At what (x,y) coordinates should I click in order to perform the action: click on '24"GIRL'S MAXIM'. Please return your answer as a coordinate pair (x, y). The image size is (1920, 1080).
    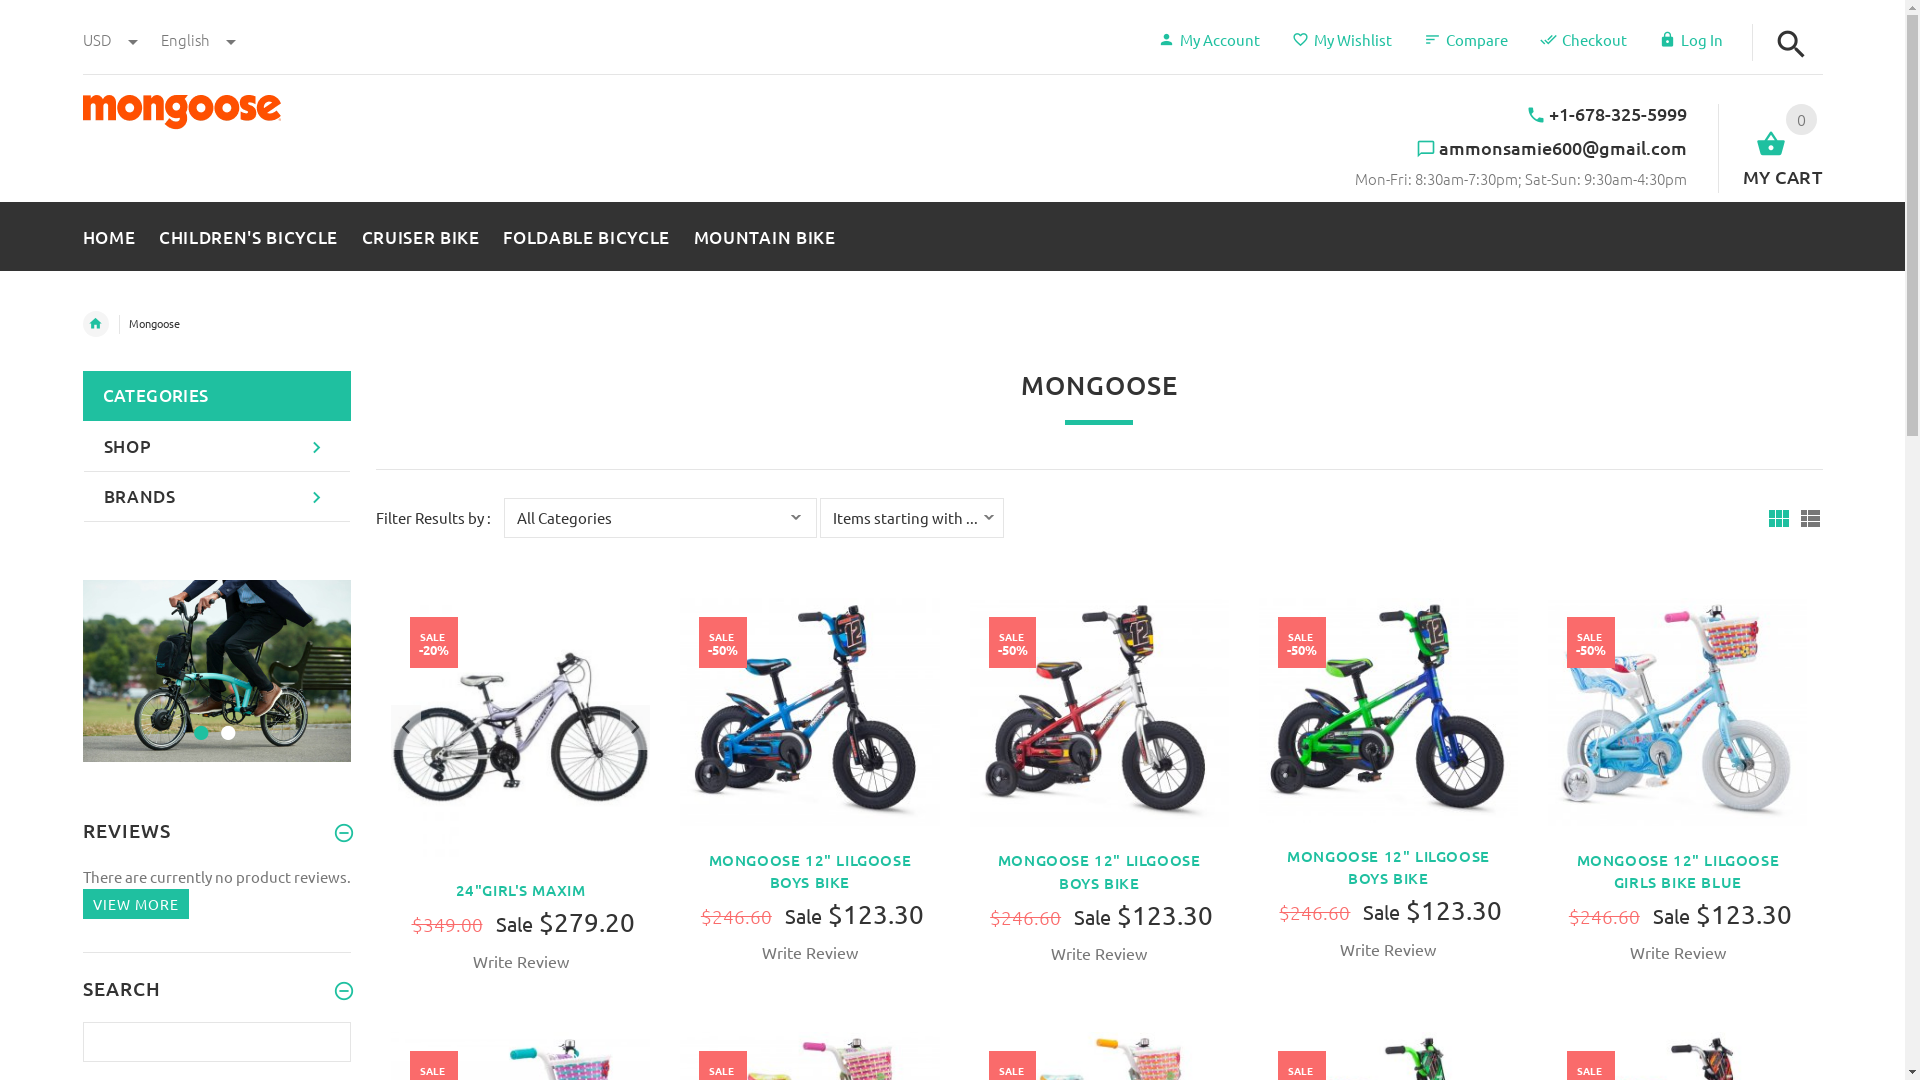
    Looking at the image, I should click on (521, 889).